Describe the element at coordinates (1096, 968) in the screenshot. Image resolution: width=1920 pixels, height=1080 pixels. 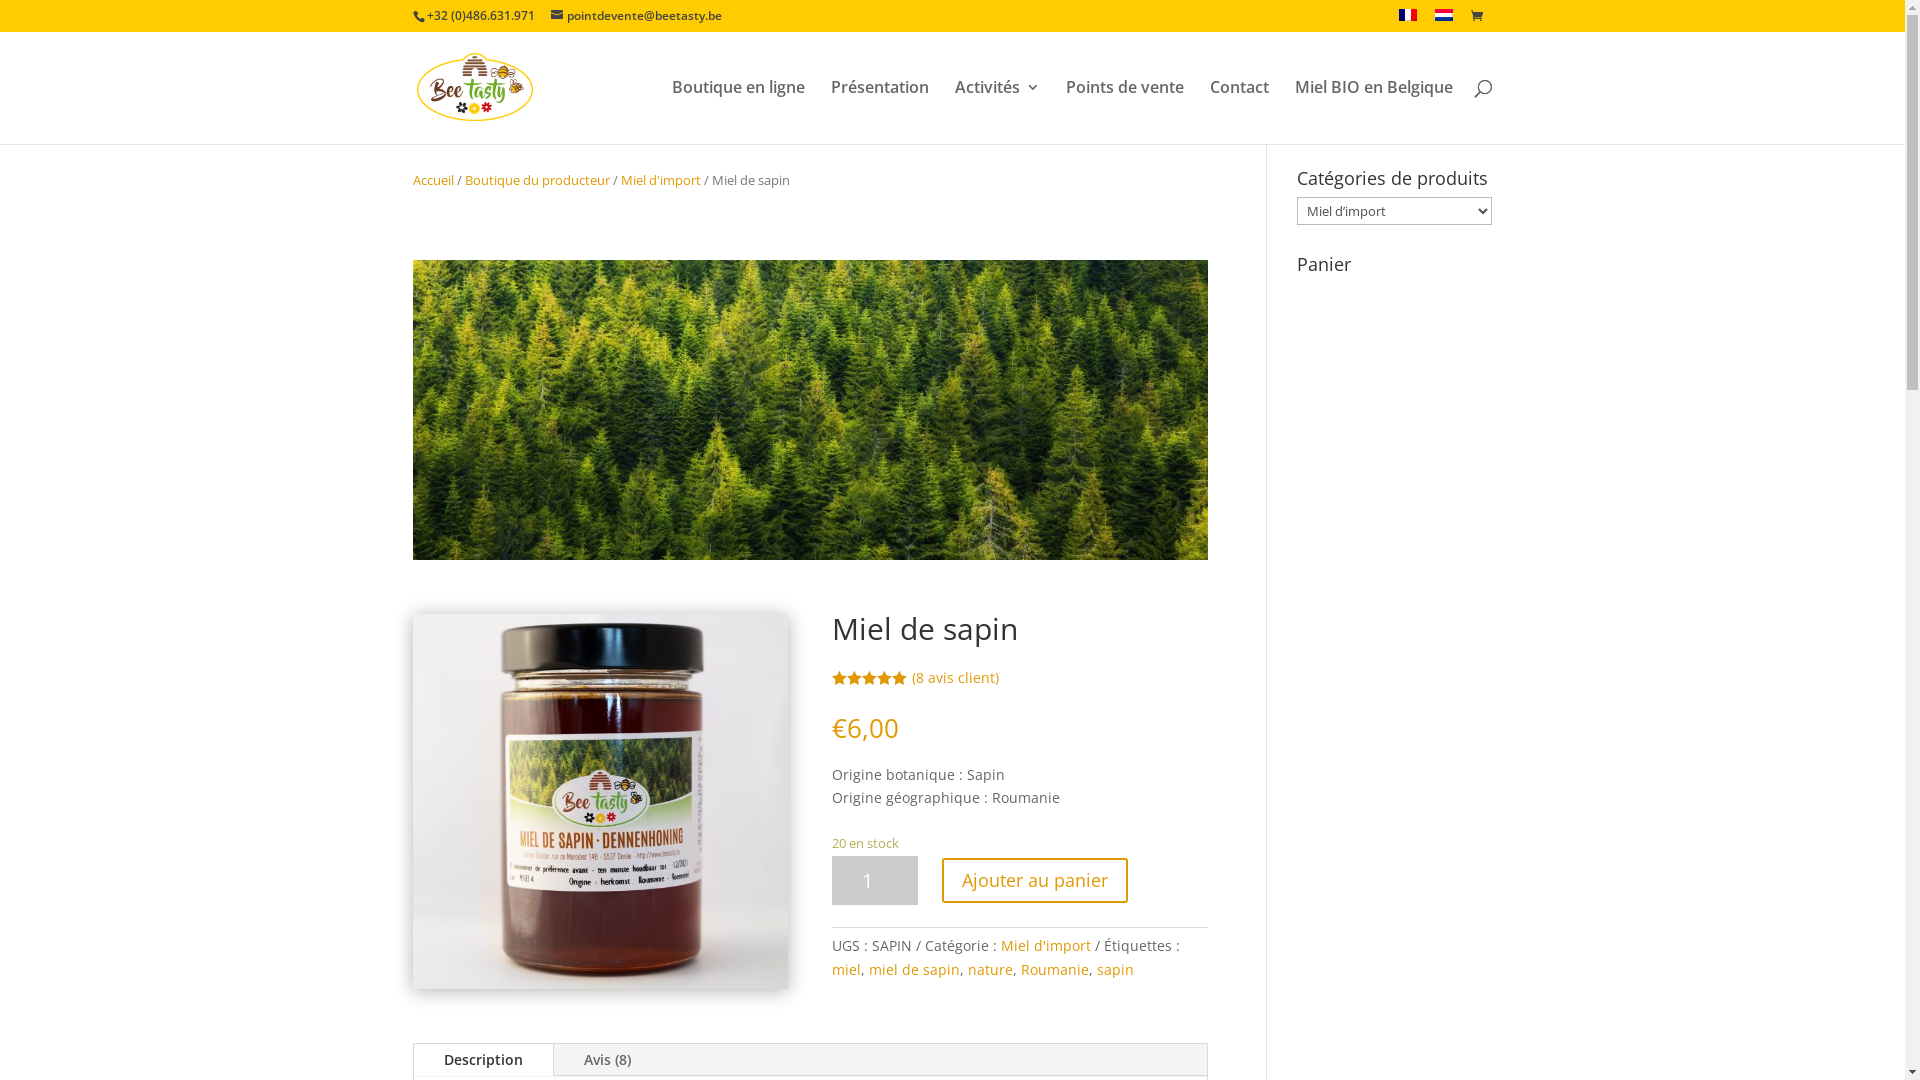
I see `'sapin'` at that location.